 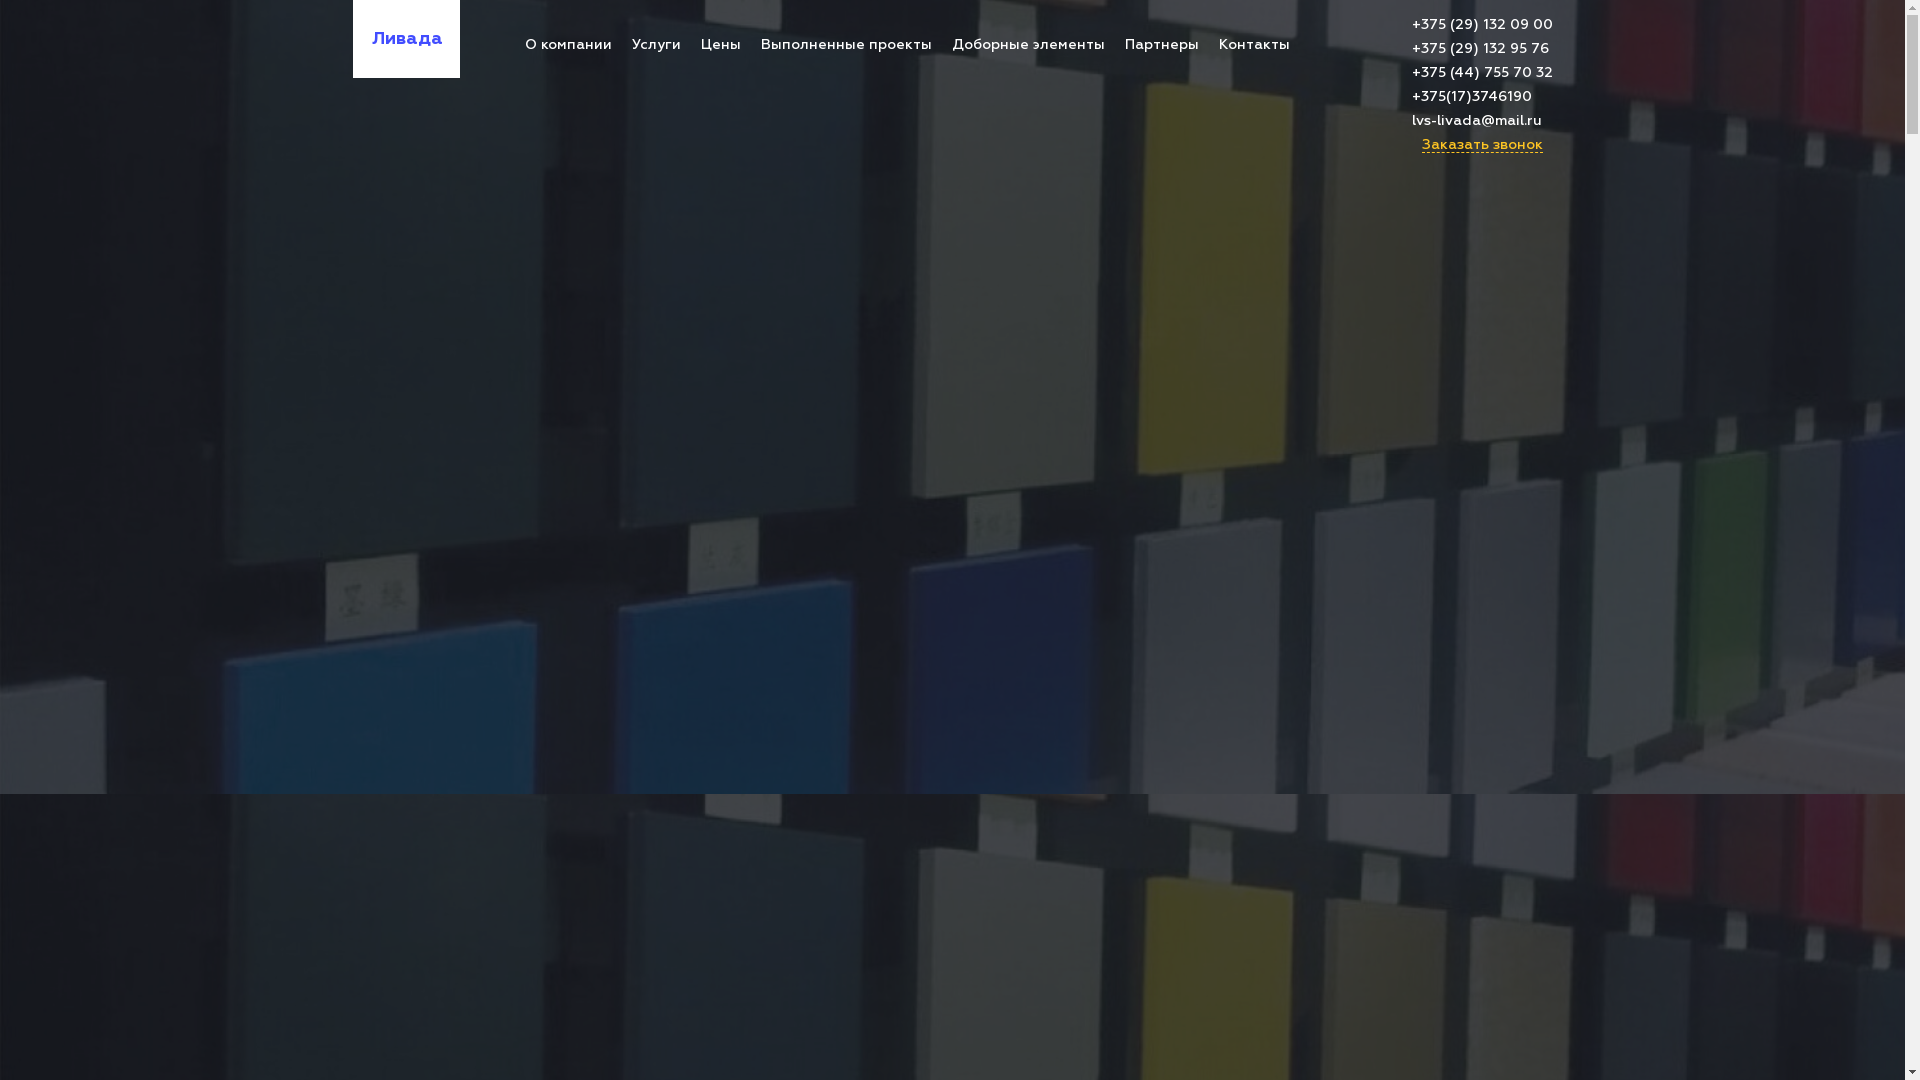 I want to click on '+375 (29) 132 95 76', so click(x=1482, y=48).